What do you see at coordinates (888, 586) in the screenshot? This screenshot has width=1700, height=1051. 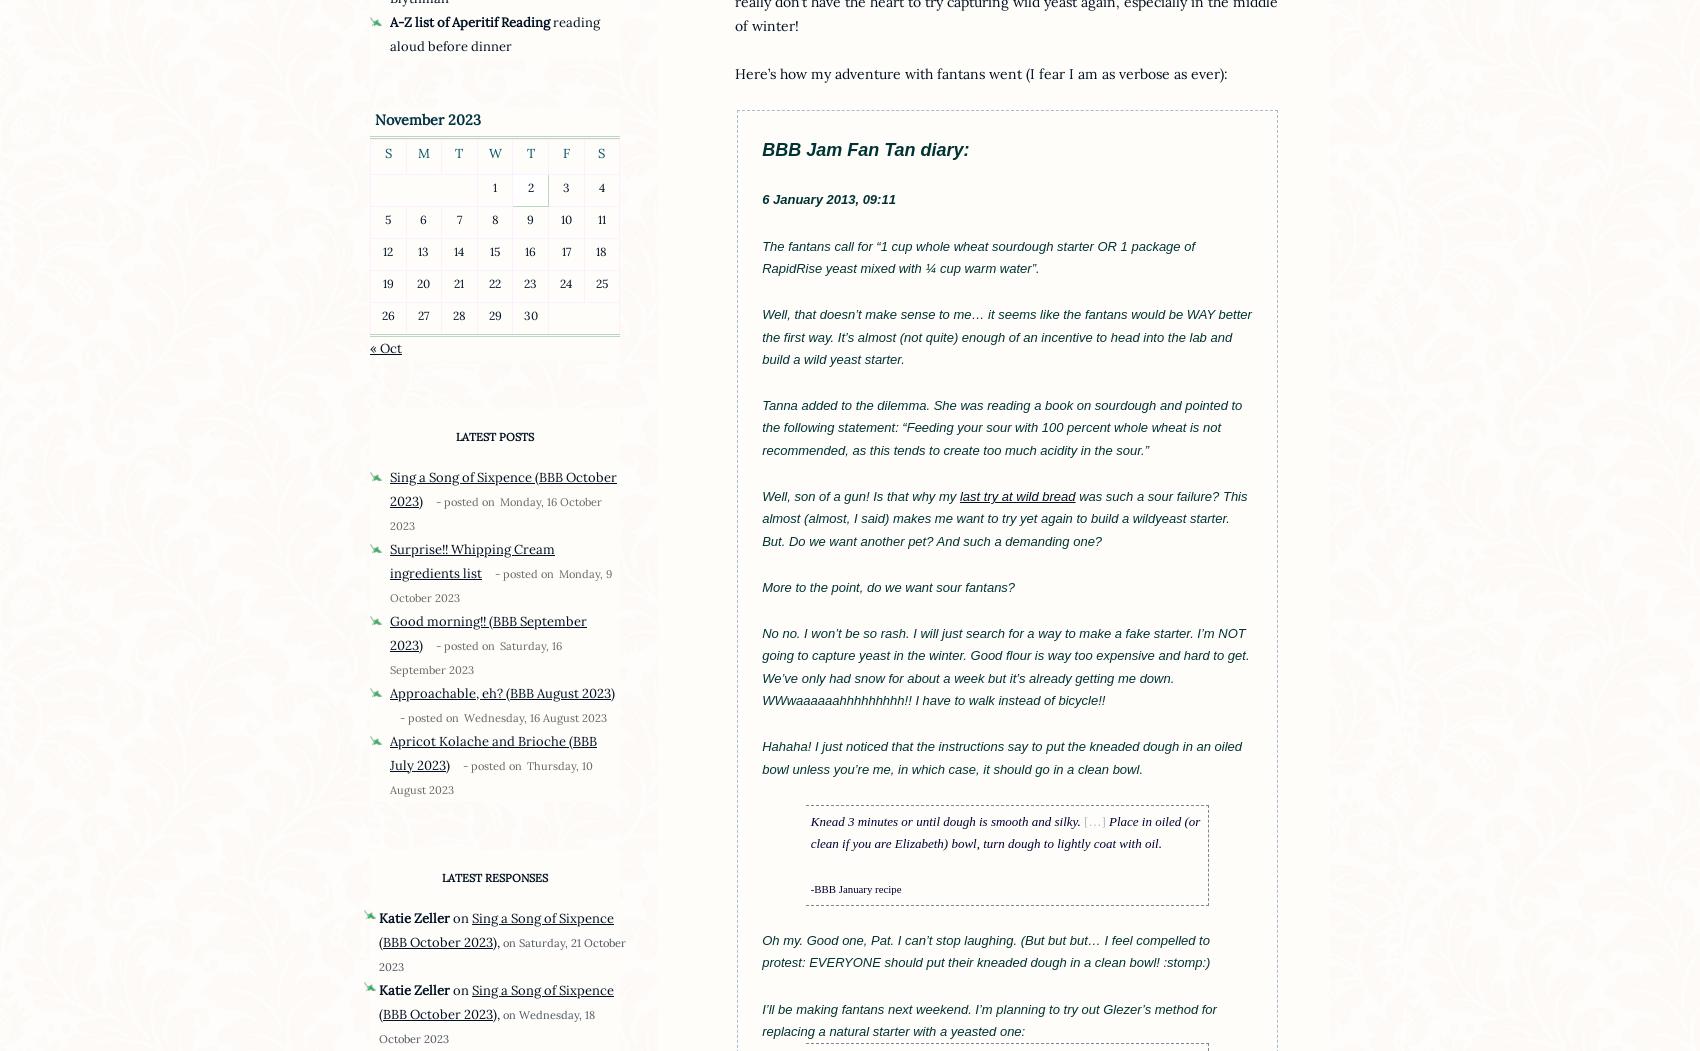 I see `'More to the point, do we want sour fantans?'` at bounding box center [888, 586].